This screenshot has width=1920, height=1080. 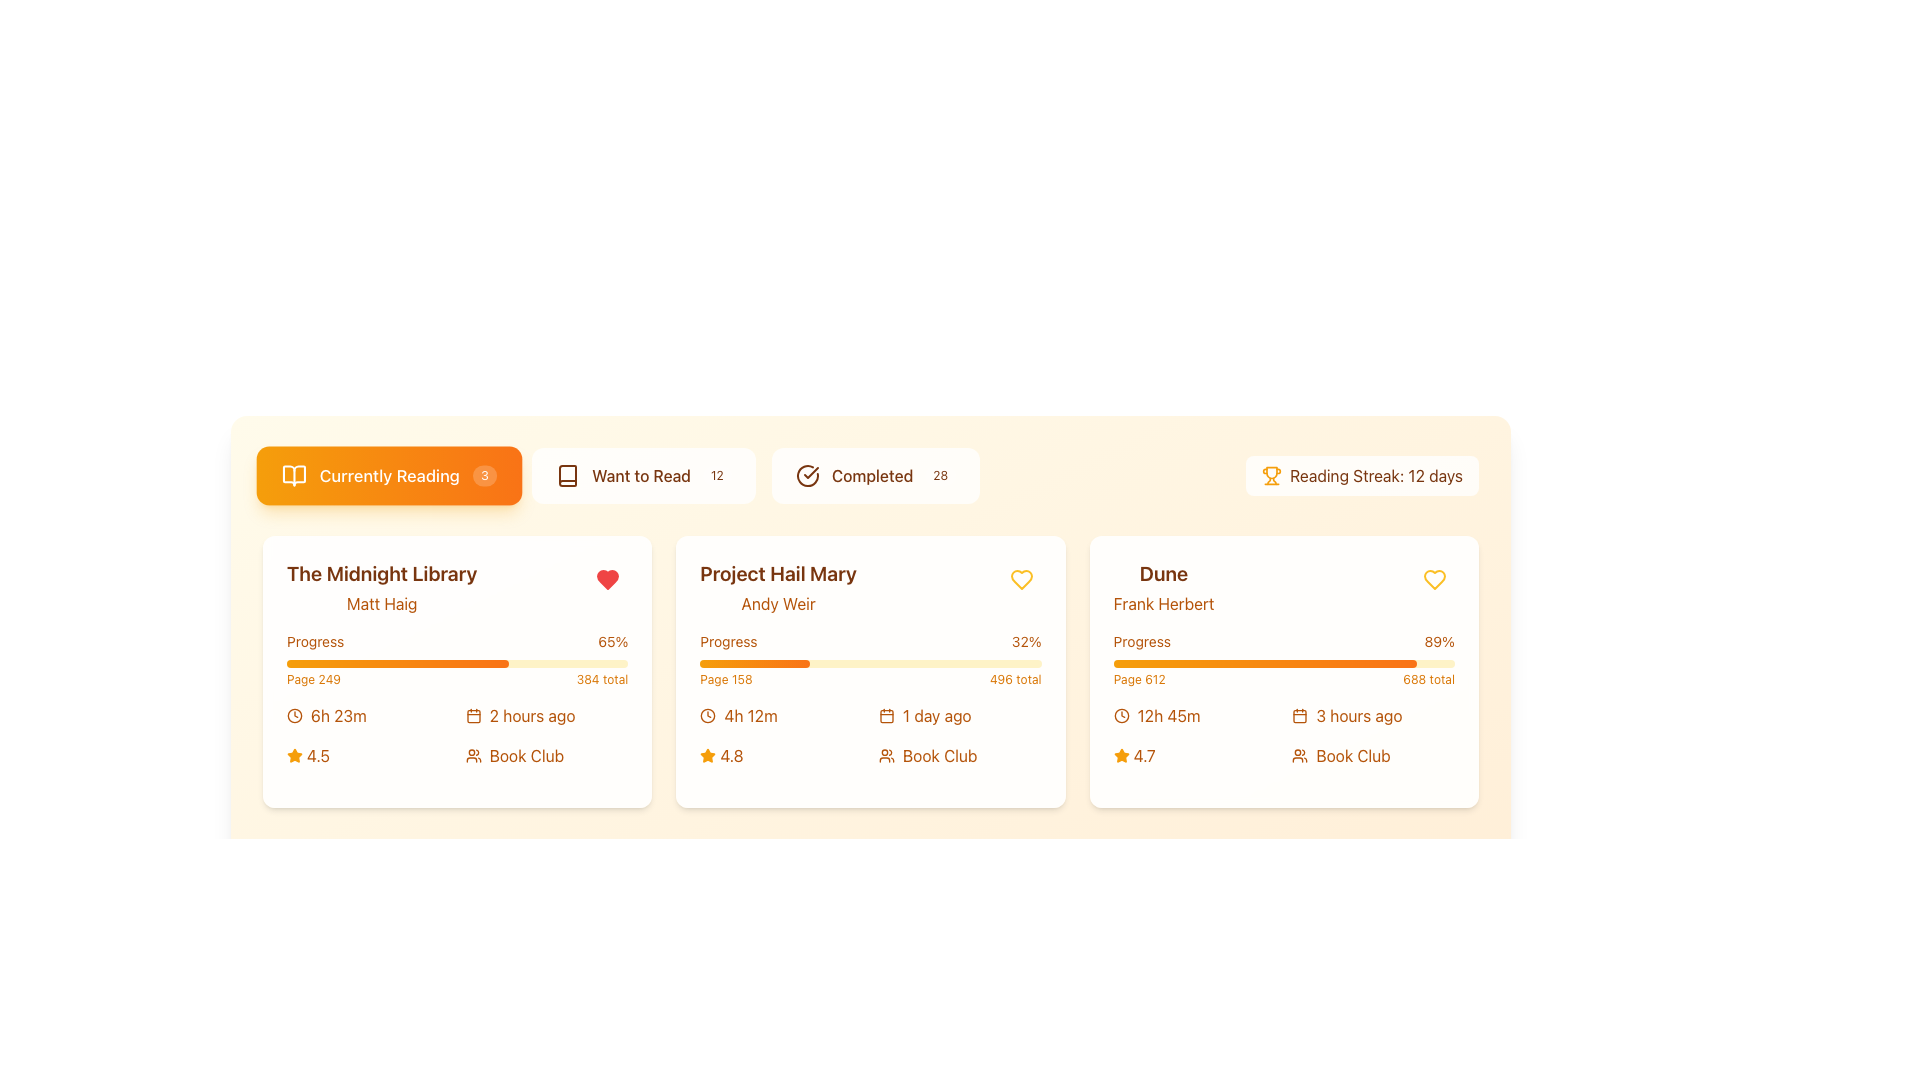 I want to click on the text label displaying the total number of pages in the book 'Project Hail Mary,' located in the bottom-right section of the card, next to 'Page 158.', so click(x=1015, y=678).